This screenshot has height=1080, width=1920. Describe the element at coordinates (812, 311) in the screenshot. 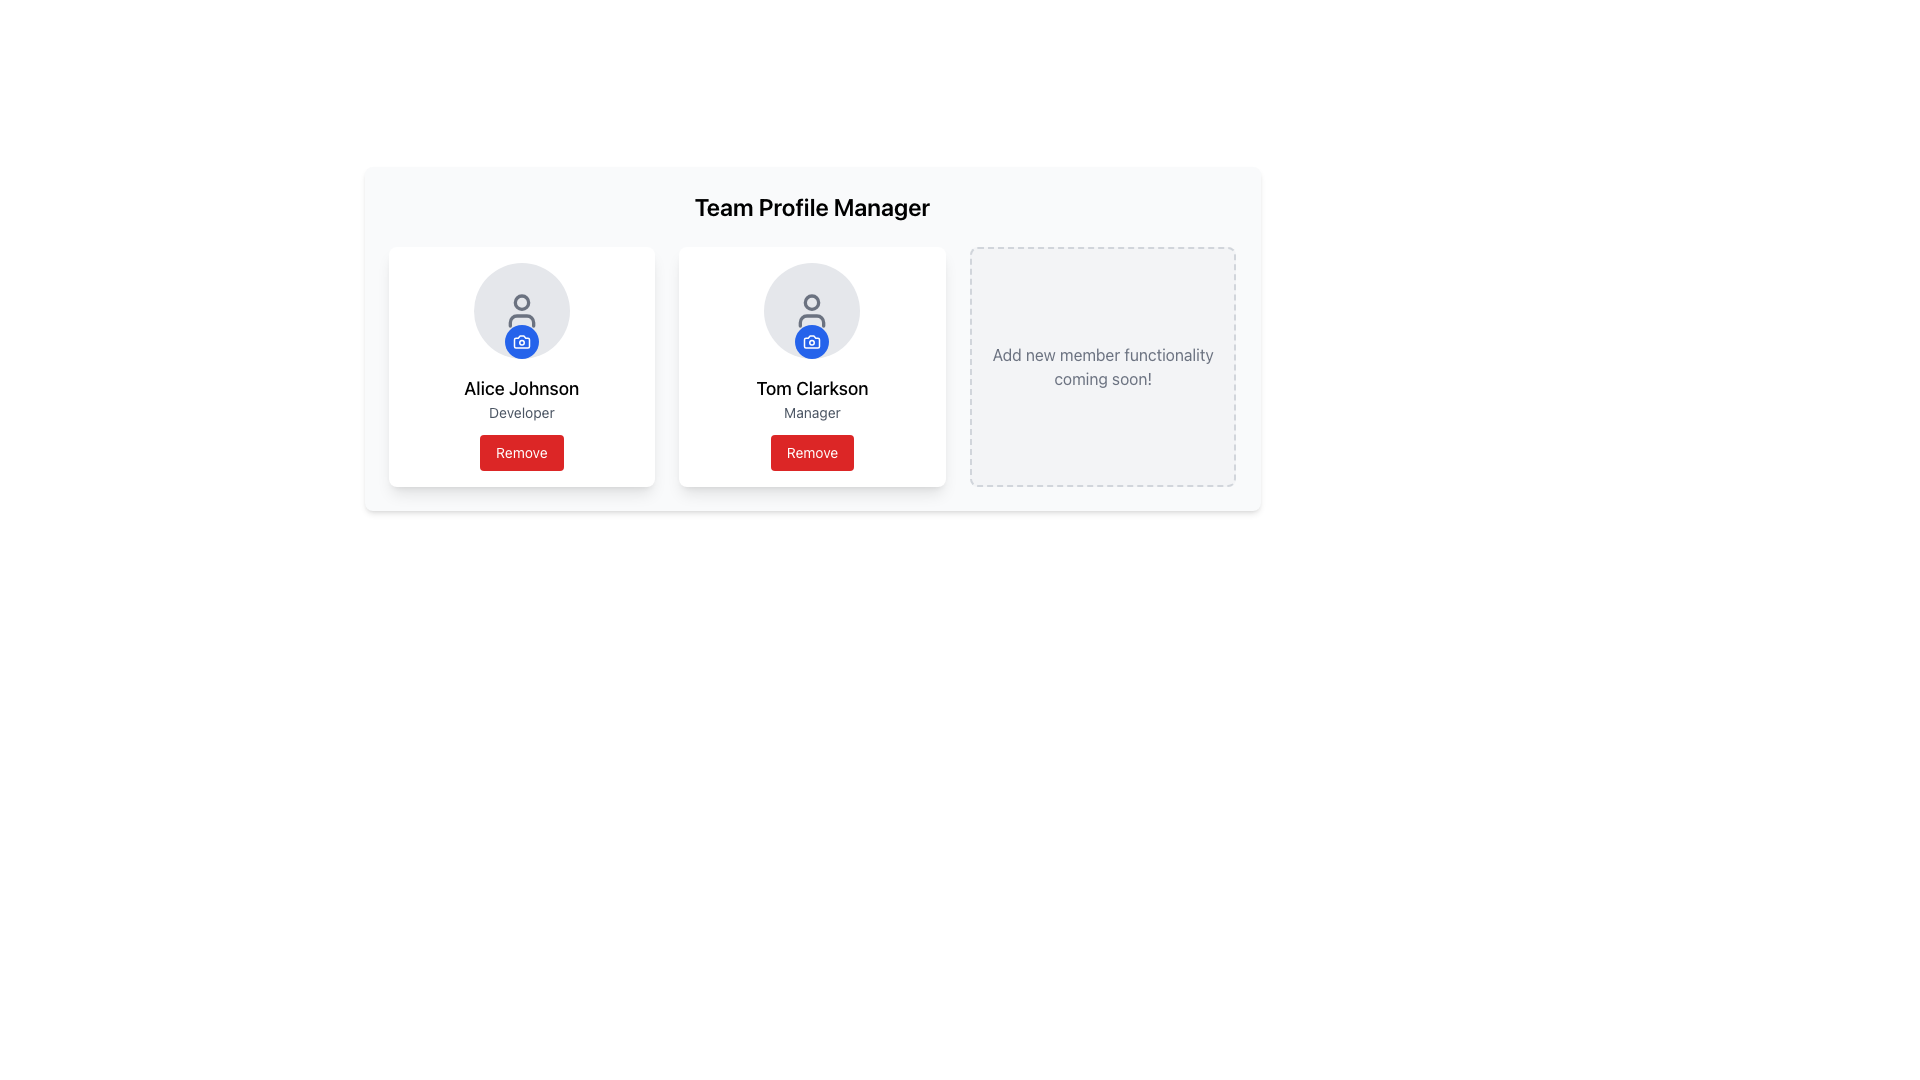

I see `the circular icon for user profile editing or image upload located in the top center of the second profile card labeled 'Tom Clarkson'` at that location.